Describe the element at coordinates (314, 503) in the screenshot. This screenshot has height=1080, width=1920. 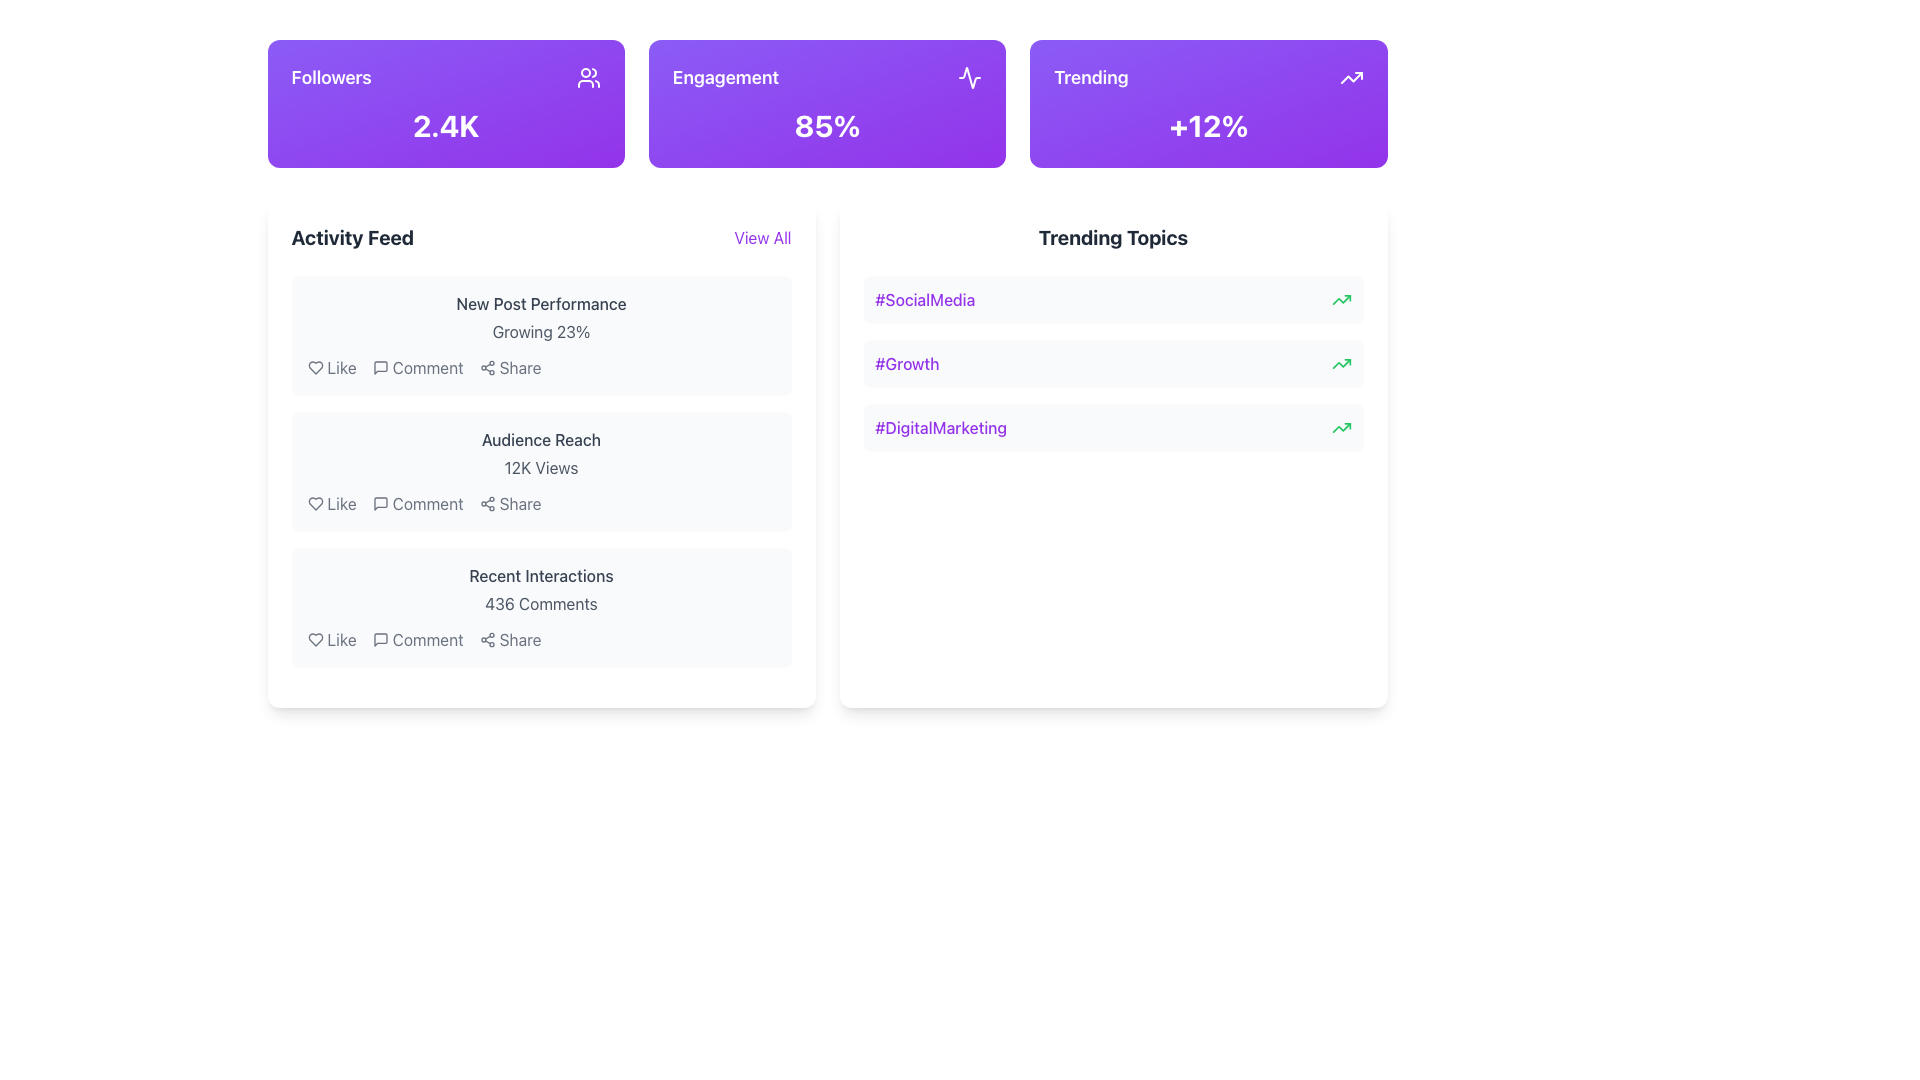
I see `the heart-shaped 'Like' icon` at that location.